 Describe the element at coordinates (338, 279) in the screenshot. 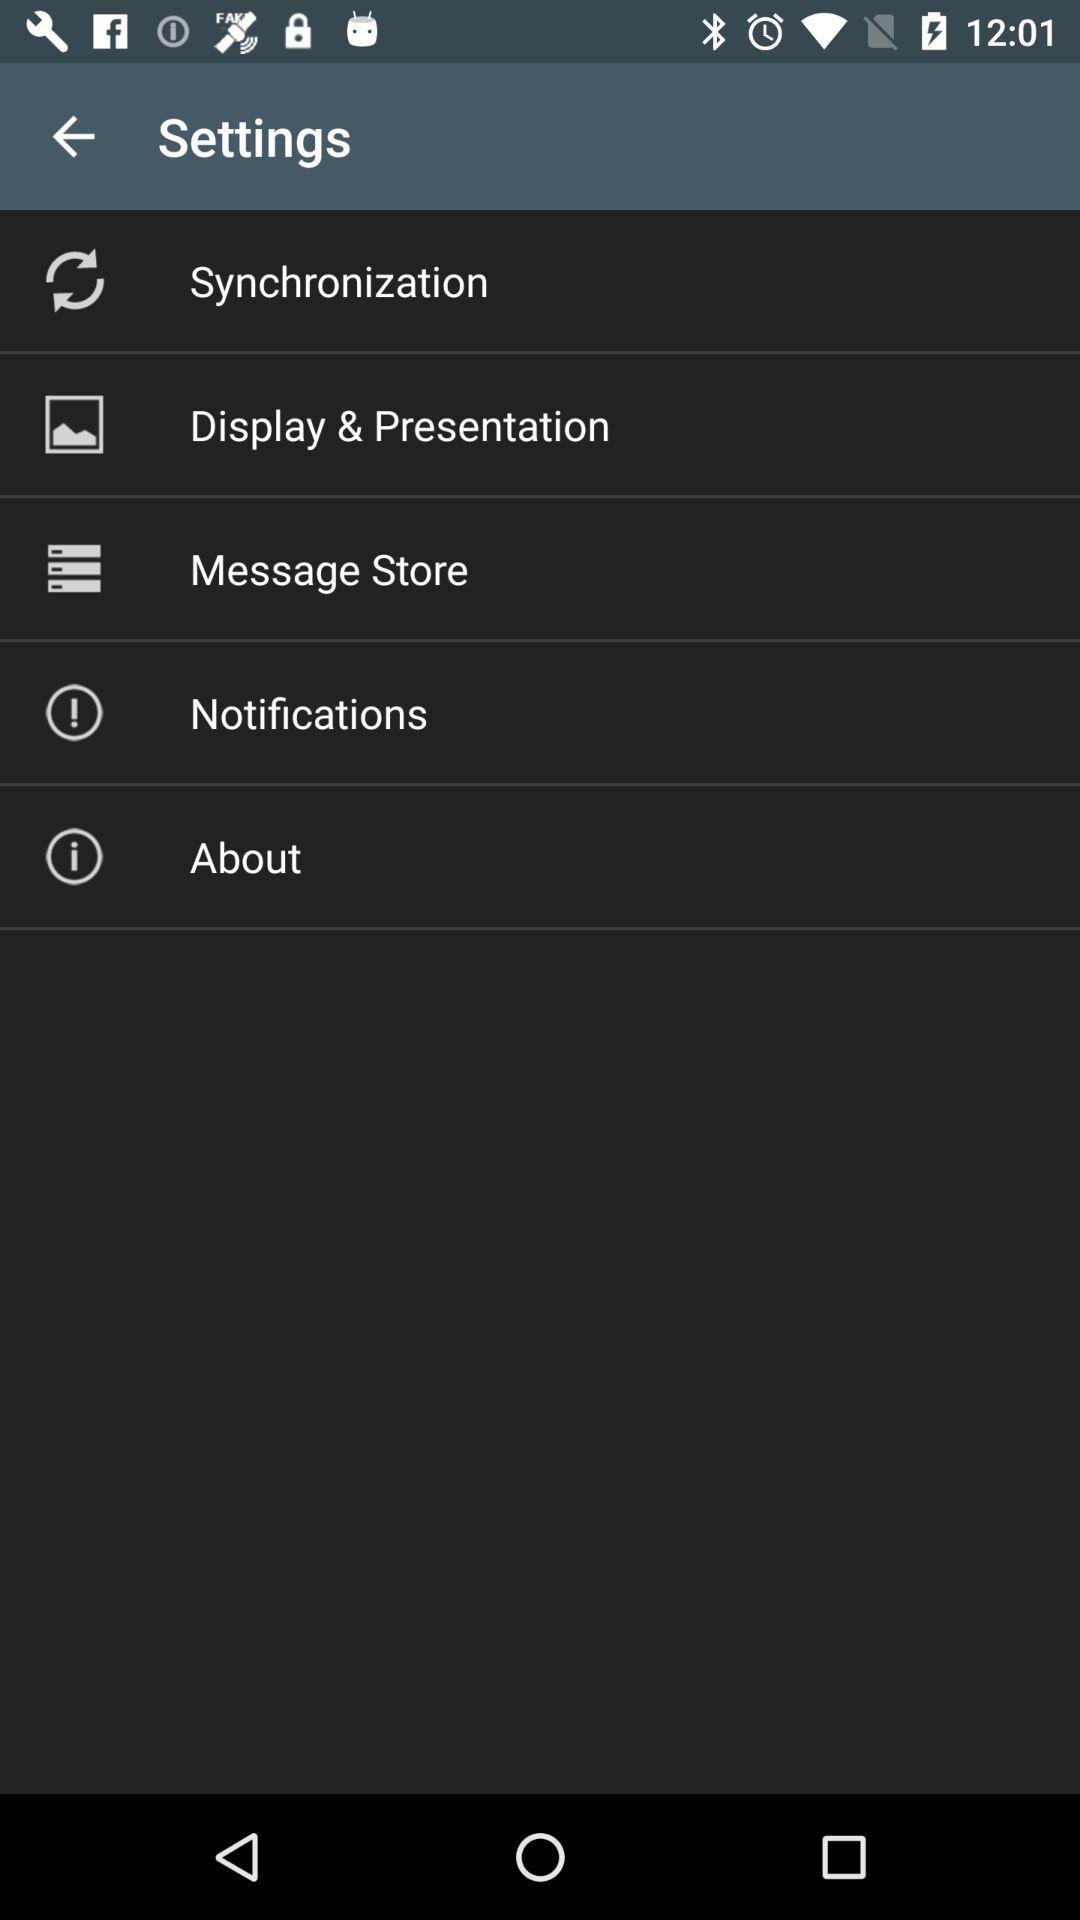

I see `the item above display & presentation` at that location.